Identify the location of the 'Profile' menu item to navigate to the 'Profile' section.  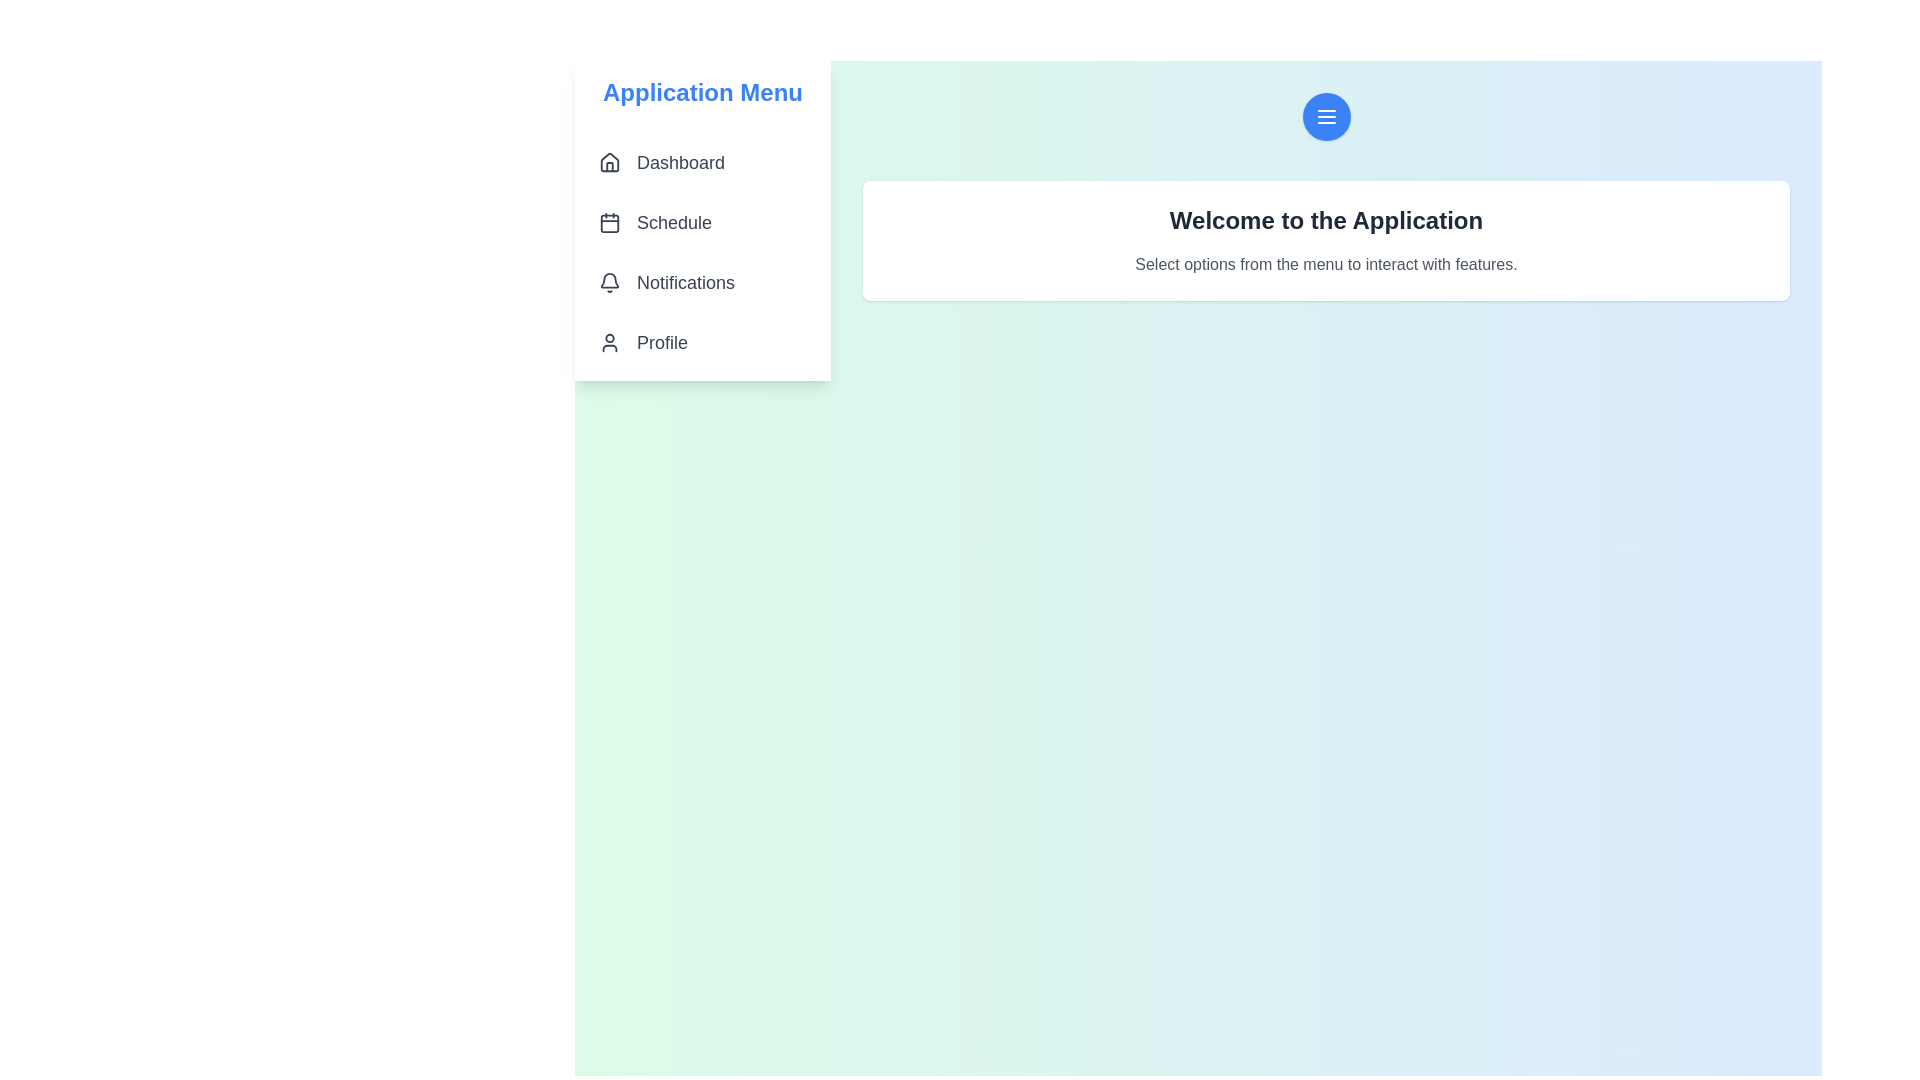
(702, 342).